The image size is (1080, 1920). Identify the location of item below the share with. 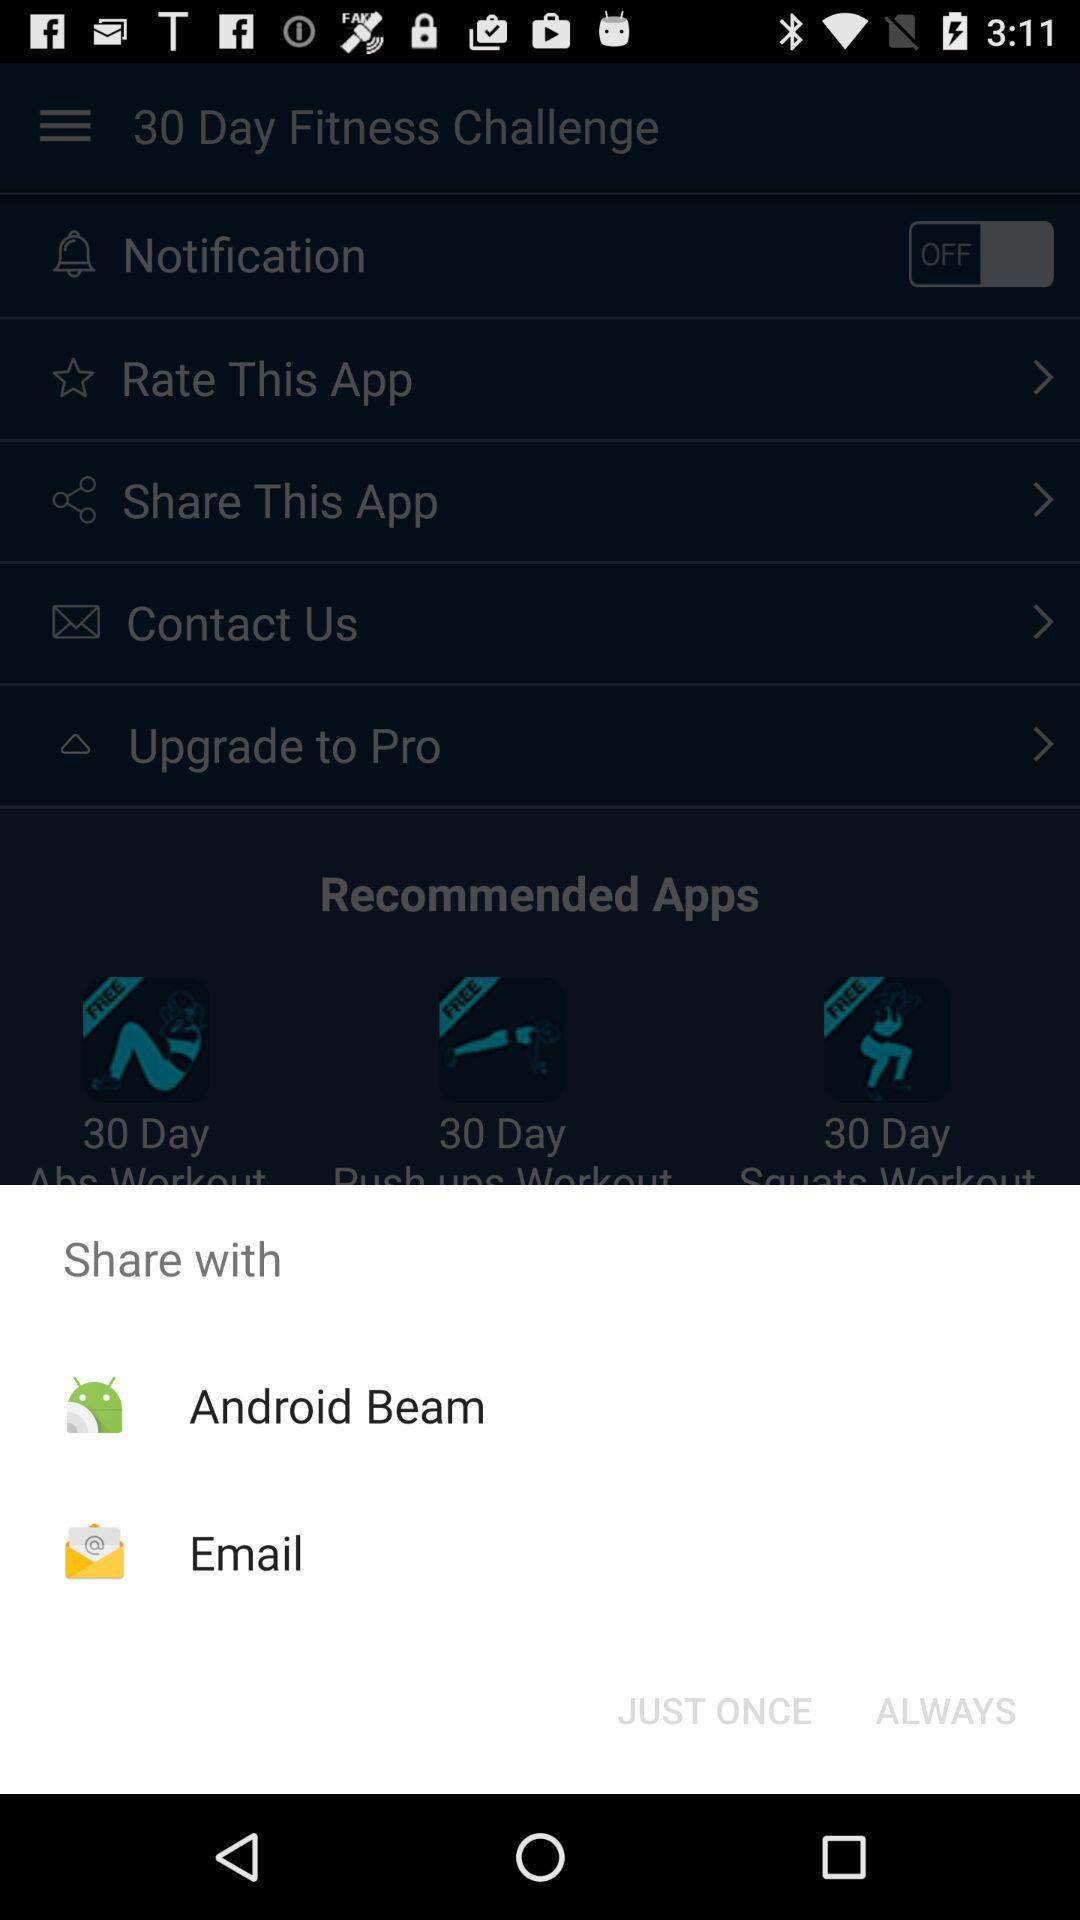
(713, 1708).